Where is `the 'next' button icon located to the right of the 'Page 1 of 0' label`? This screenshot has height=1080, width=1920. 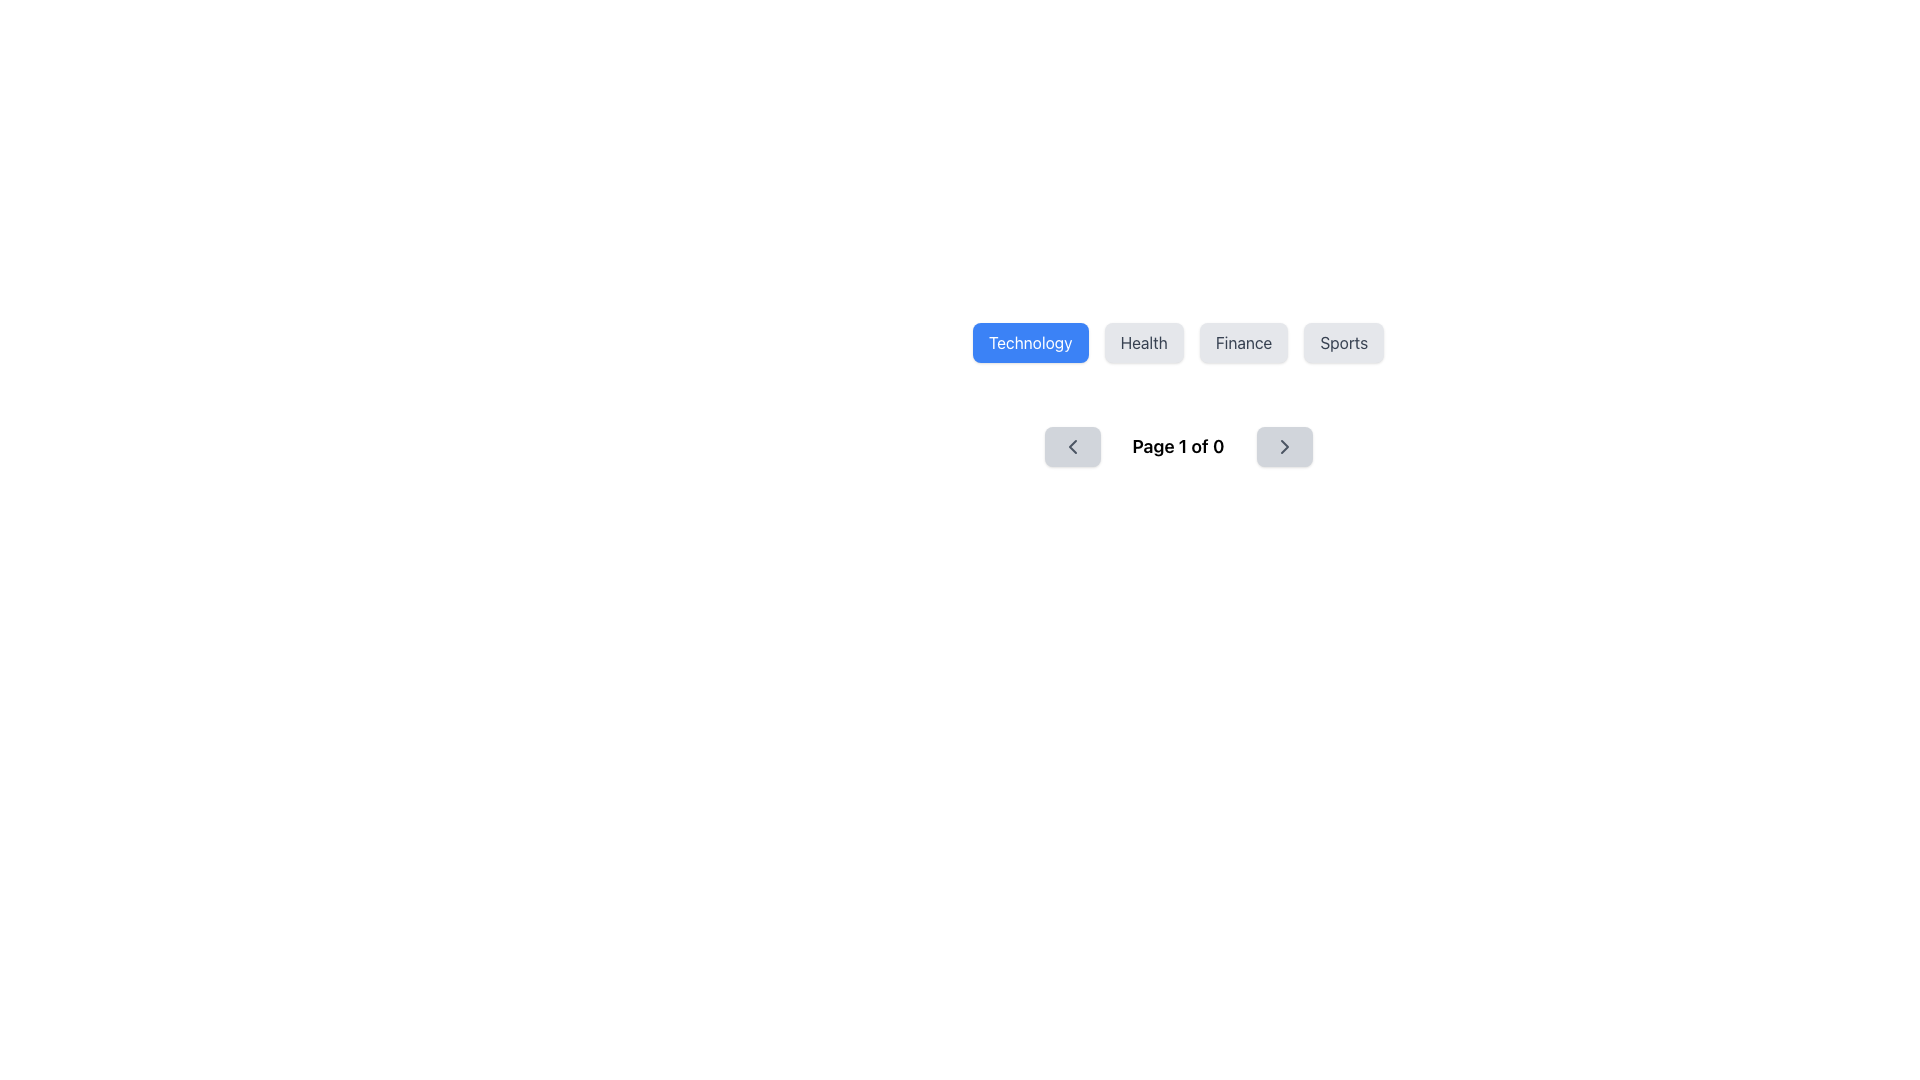
the 'next' button icon located to the right of the 'Page 1 of 0' label is located at coordinates (1284, 446).